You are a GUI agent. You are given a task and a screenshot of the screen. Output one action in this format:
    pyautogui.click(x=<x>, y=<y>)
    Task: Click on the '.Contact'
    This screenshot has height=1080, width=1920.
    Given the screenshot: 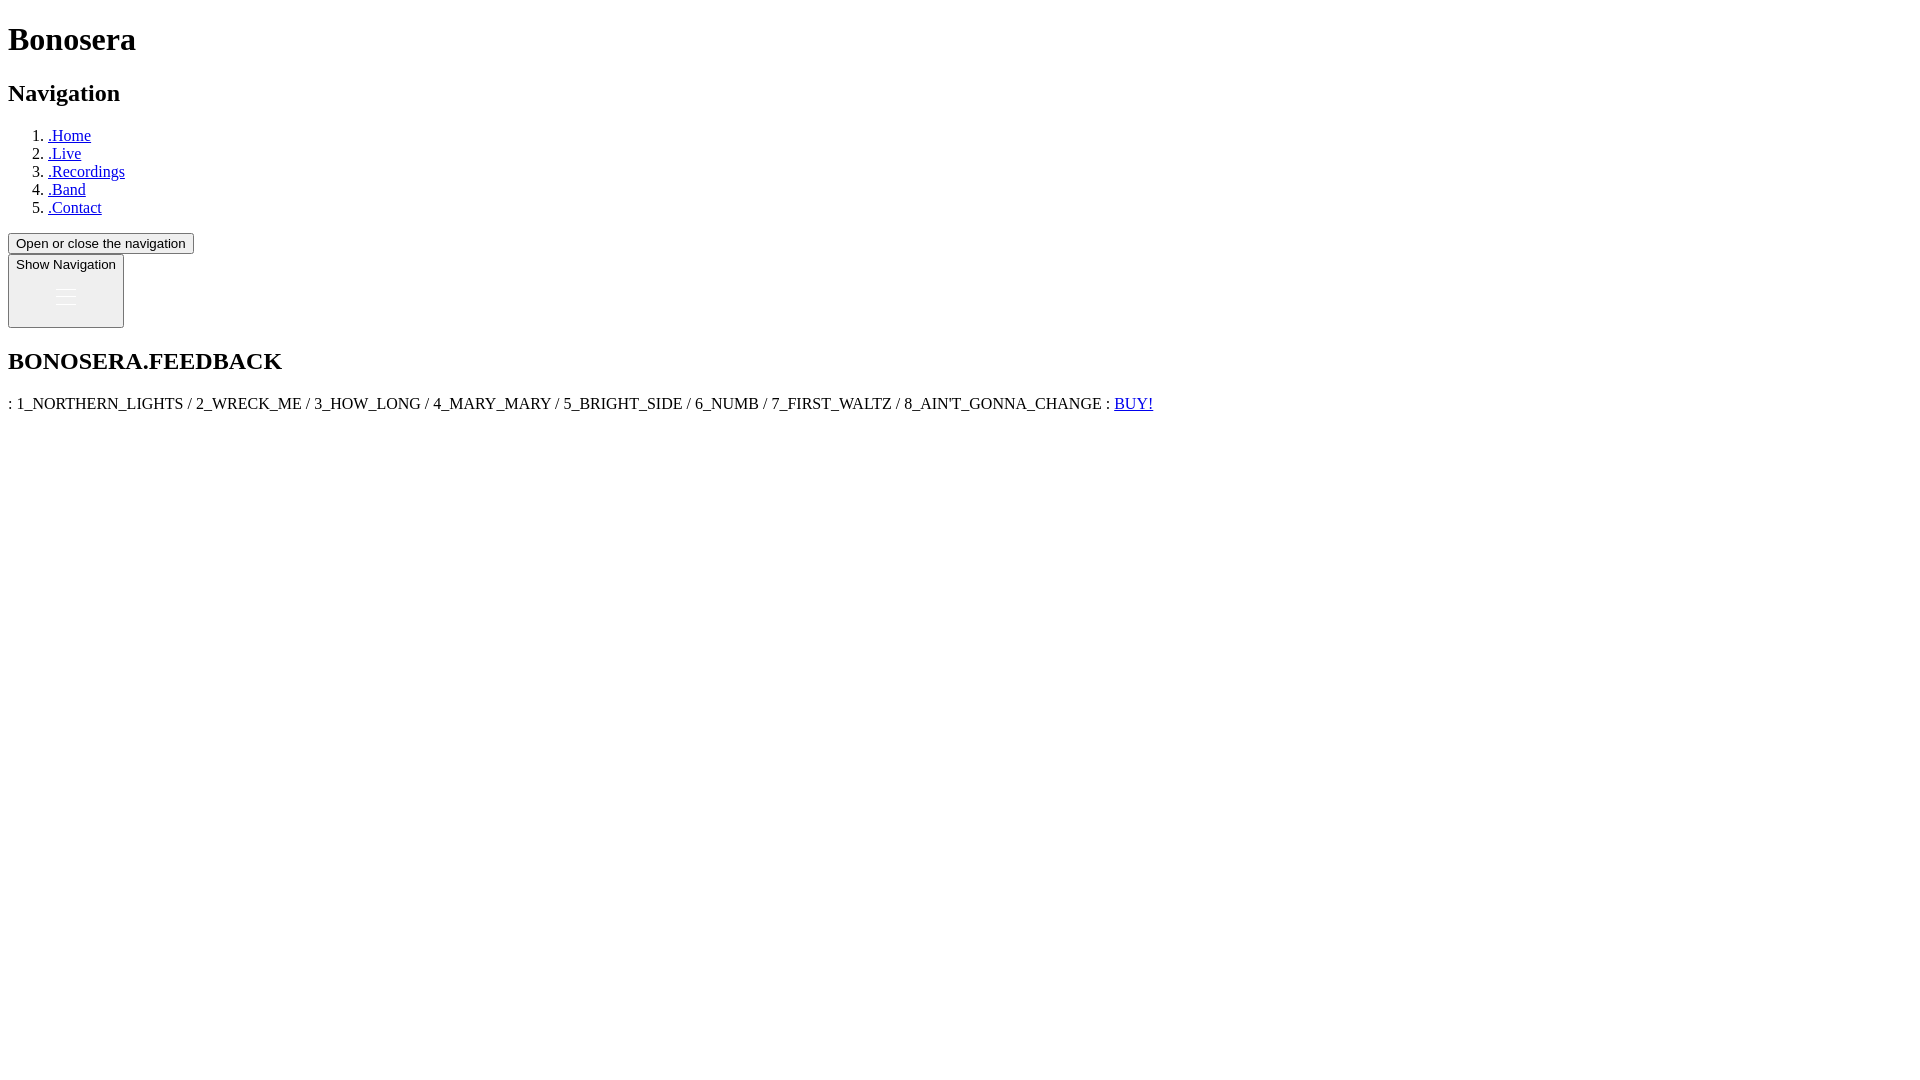 What is the action you would take?
    pyautogui.click(x=75, y=207)
    